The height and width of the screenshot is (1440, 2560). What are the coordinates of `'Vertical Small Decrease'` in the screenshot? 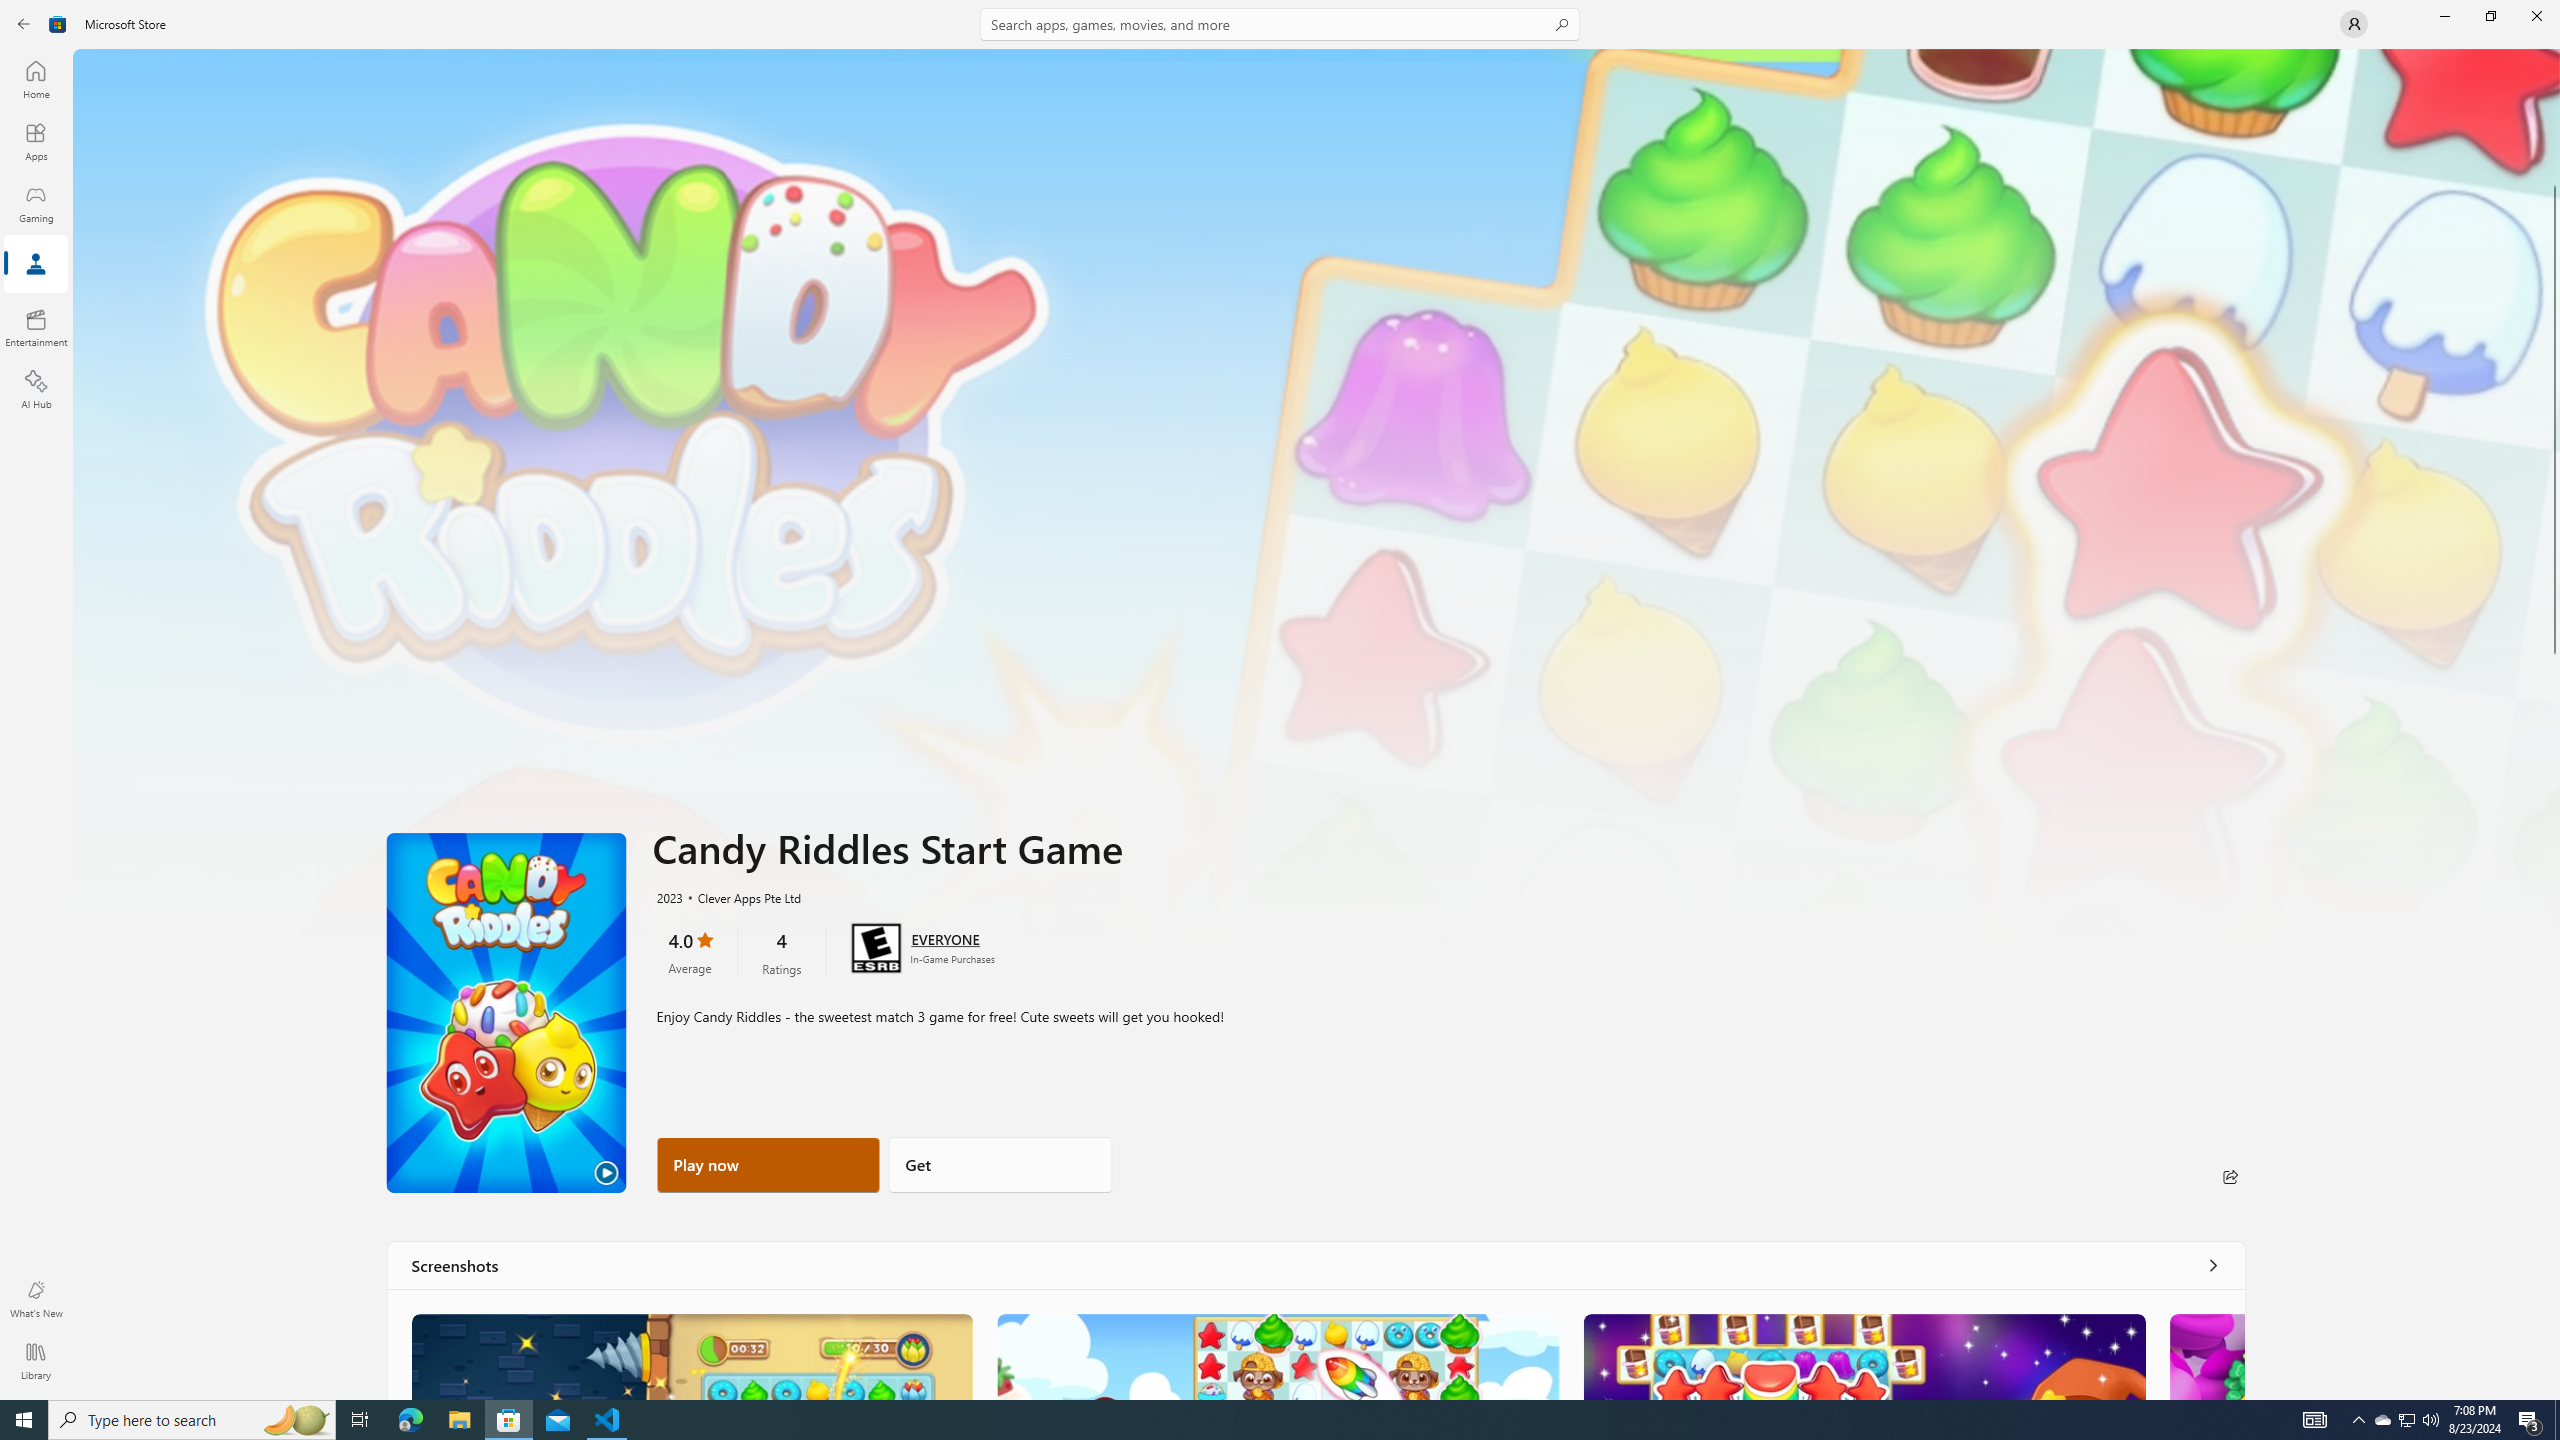 It's located at (2552, 55).